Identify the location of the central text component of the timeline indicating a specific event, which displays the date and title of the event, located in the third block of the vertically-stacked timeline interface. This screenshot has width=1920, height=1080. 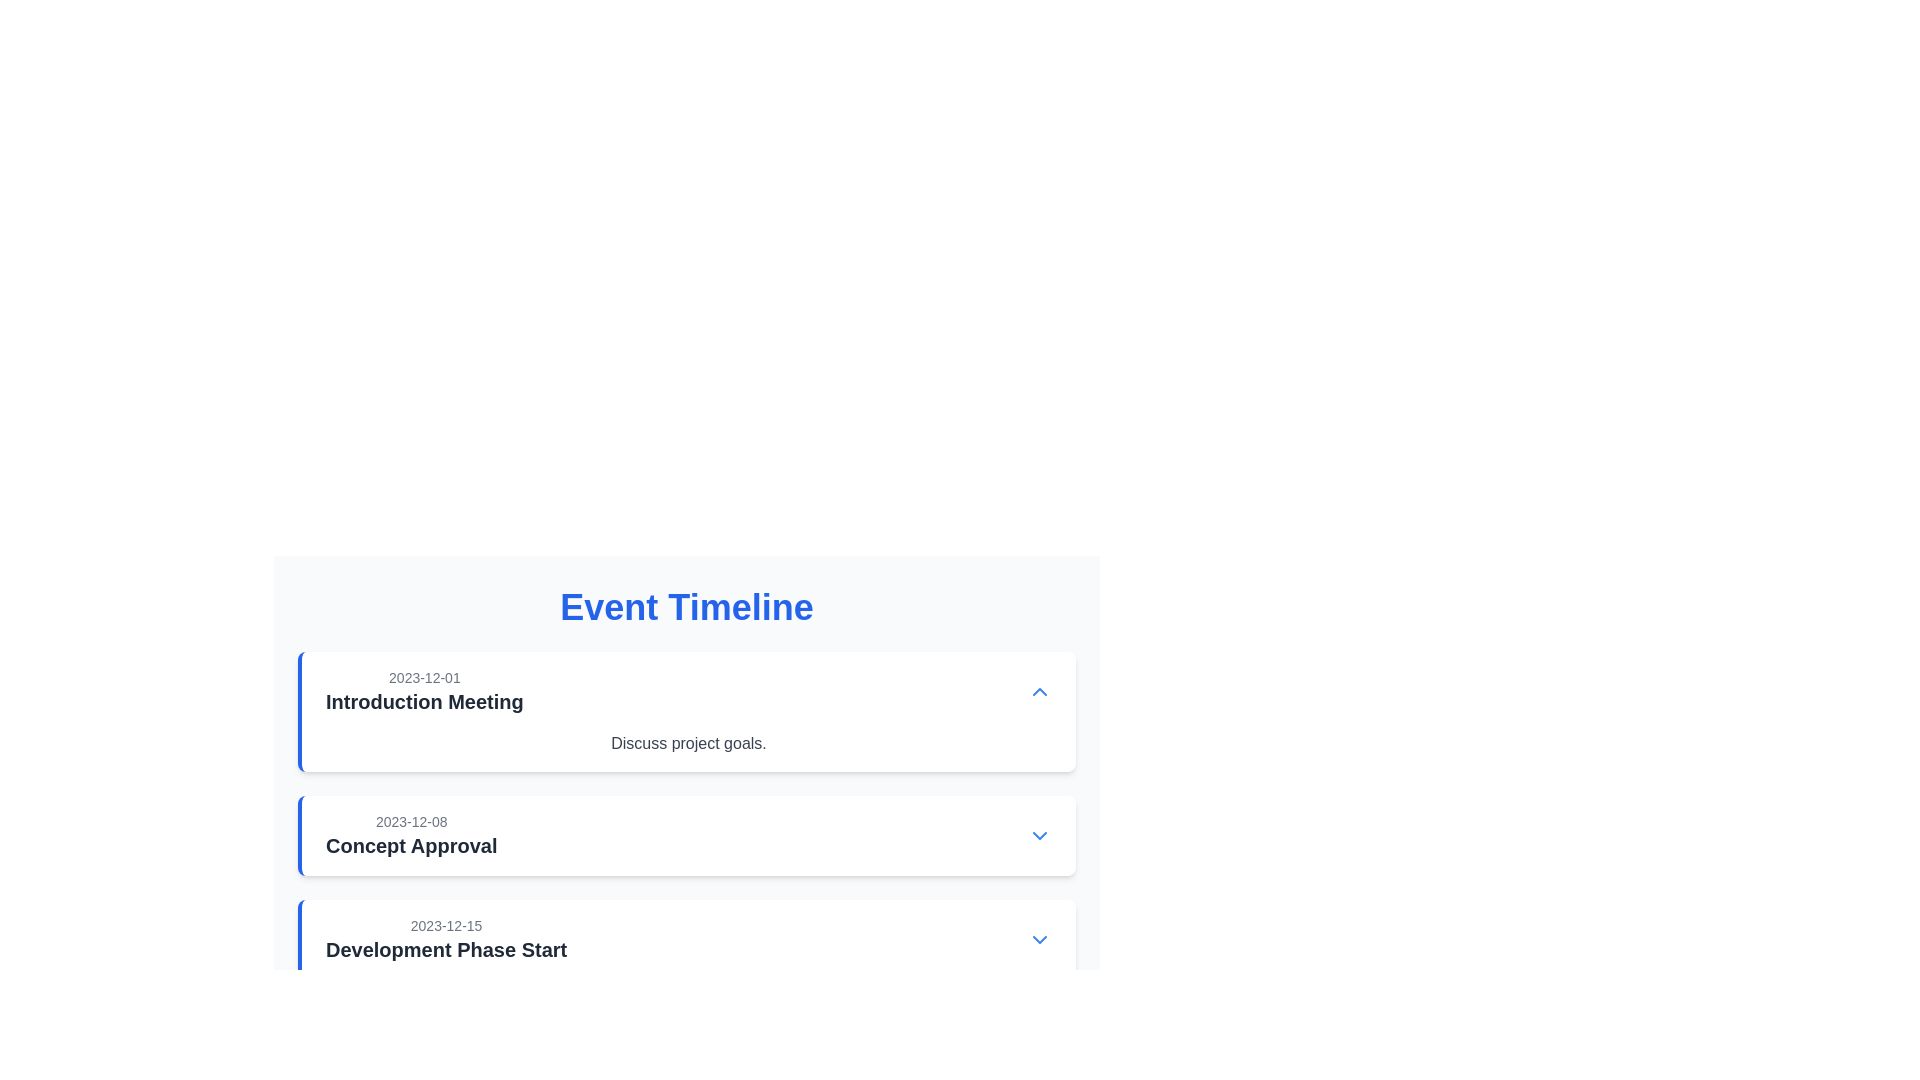
(445, 940).